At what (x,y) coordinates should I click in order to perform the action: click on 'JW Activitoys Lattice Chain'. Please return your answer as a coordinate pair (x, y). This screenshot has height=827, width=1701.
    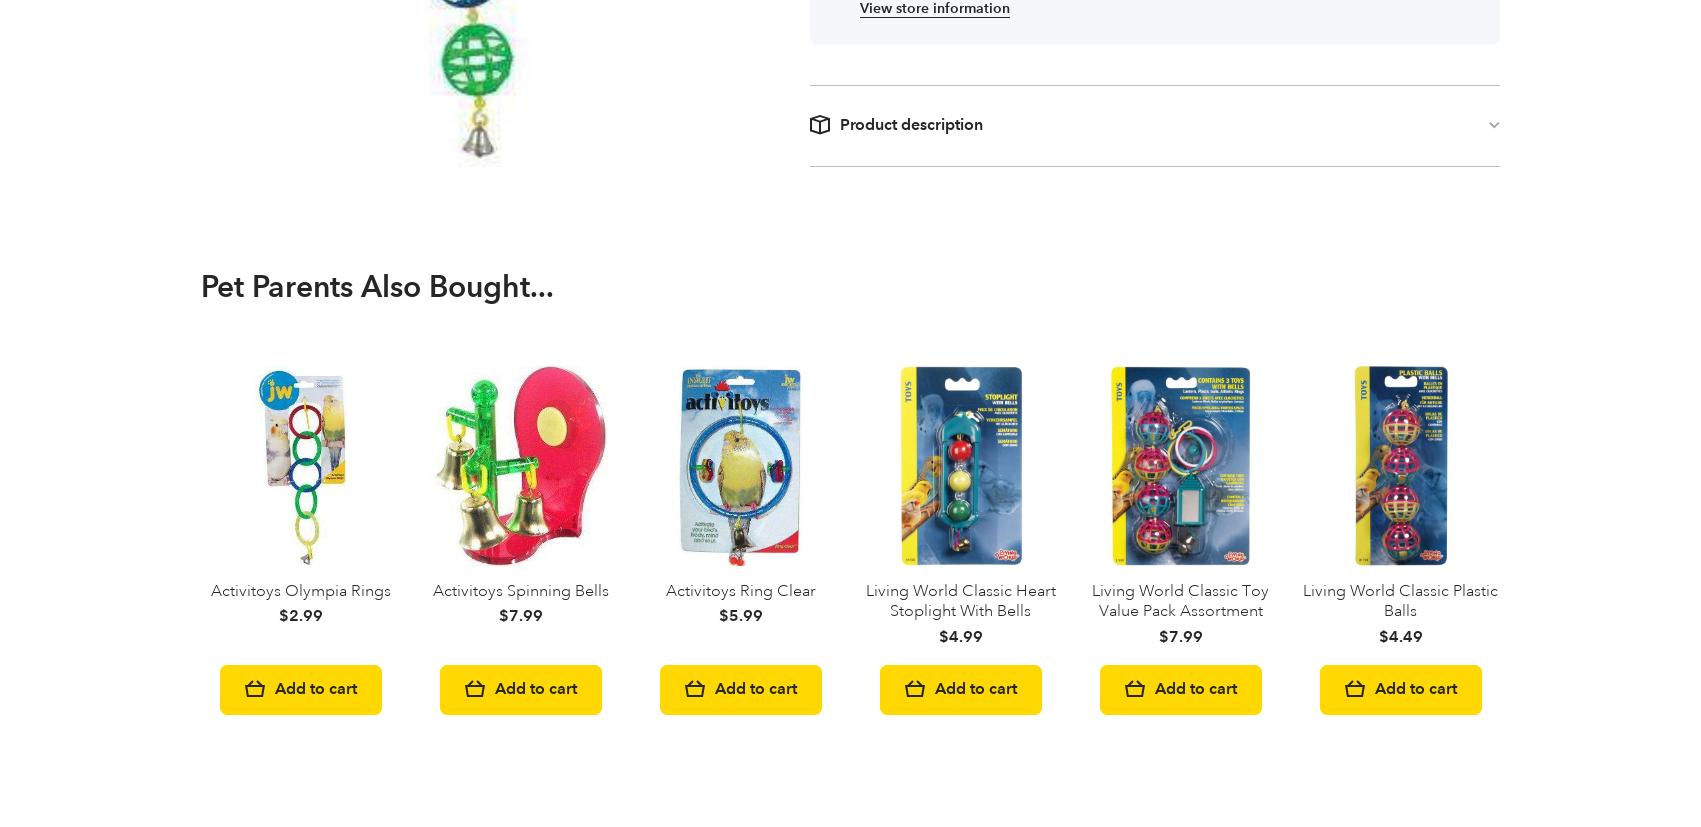
    Looking at the image, I should click on (718, 81).